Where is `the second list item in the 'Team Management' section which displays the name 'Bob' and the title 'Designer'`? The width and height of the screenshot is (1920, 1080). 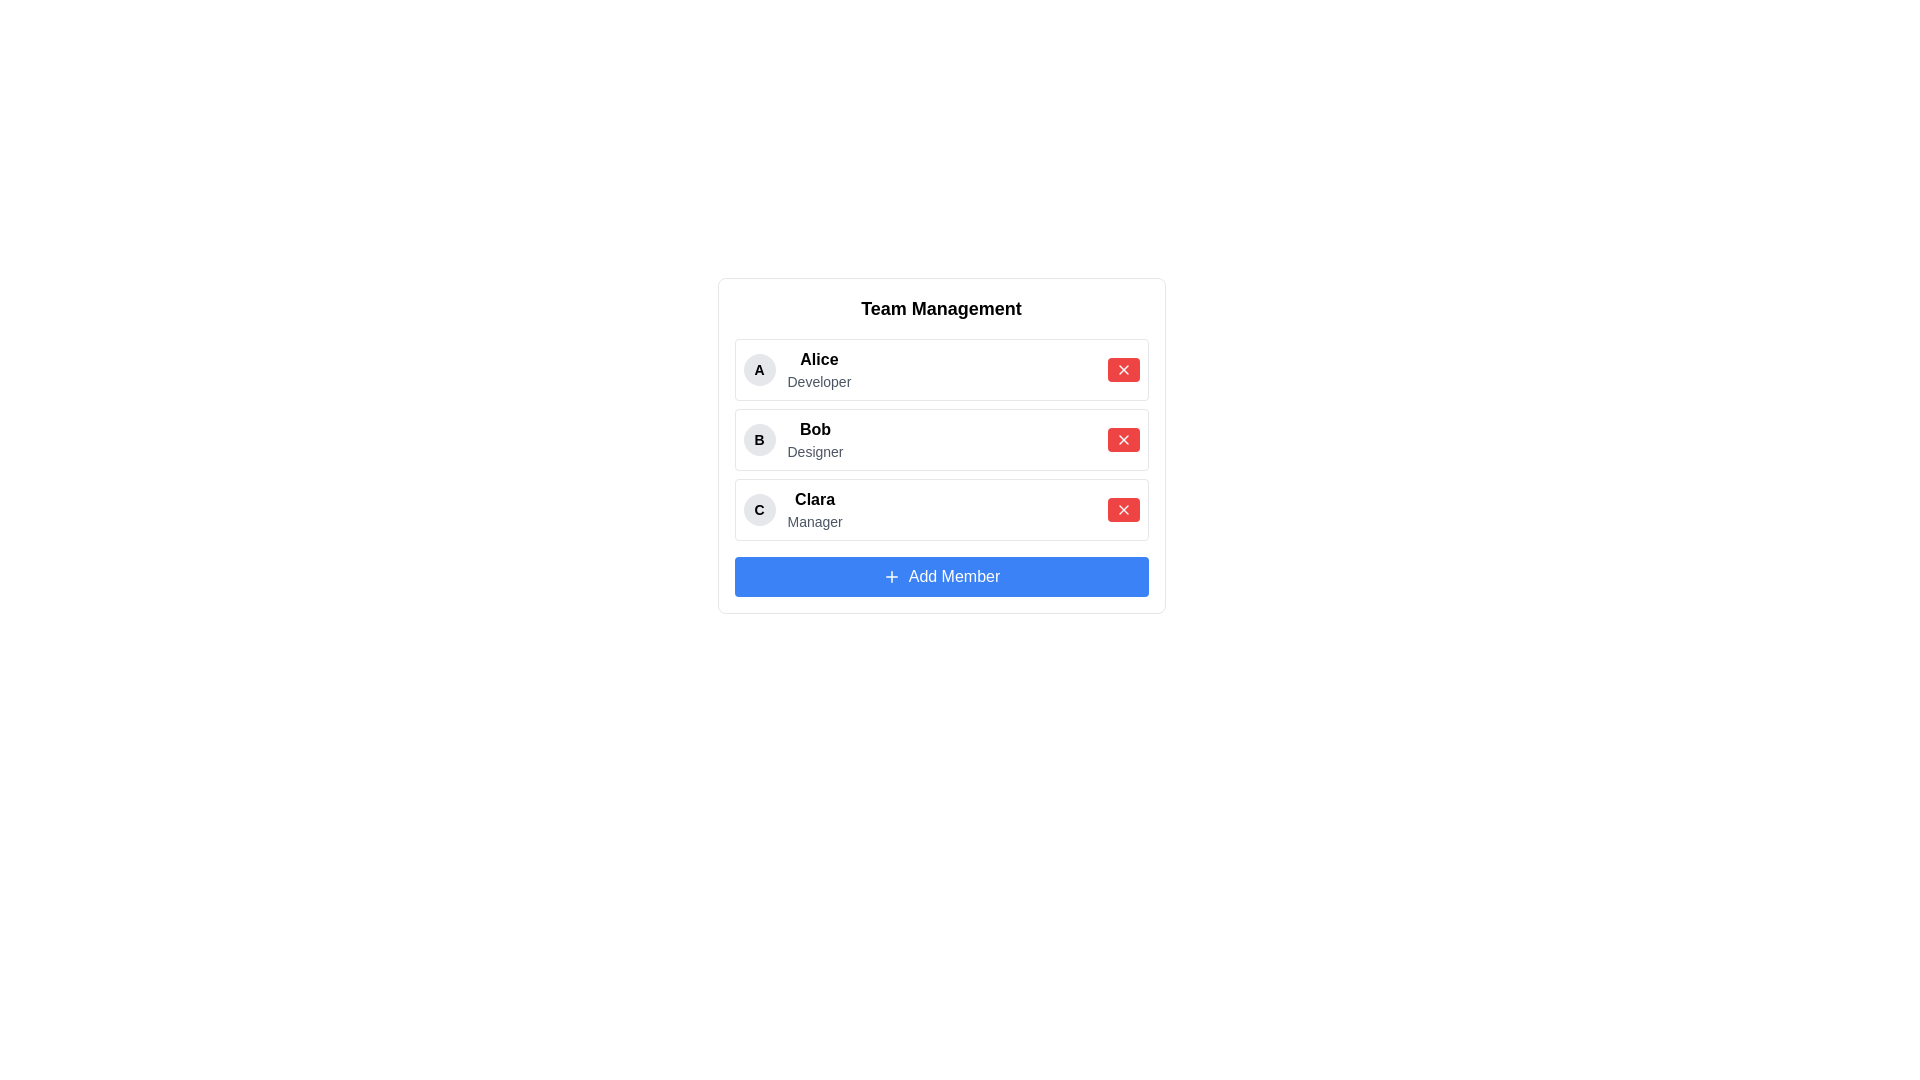 the second list item in the 'Team Management' section which displays the name 'Bob' and the title 'Designer' is located at coordinates (940, 438).